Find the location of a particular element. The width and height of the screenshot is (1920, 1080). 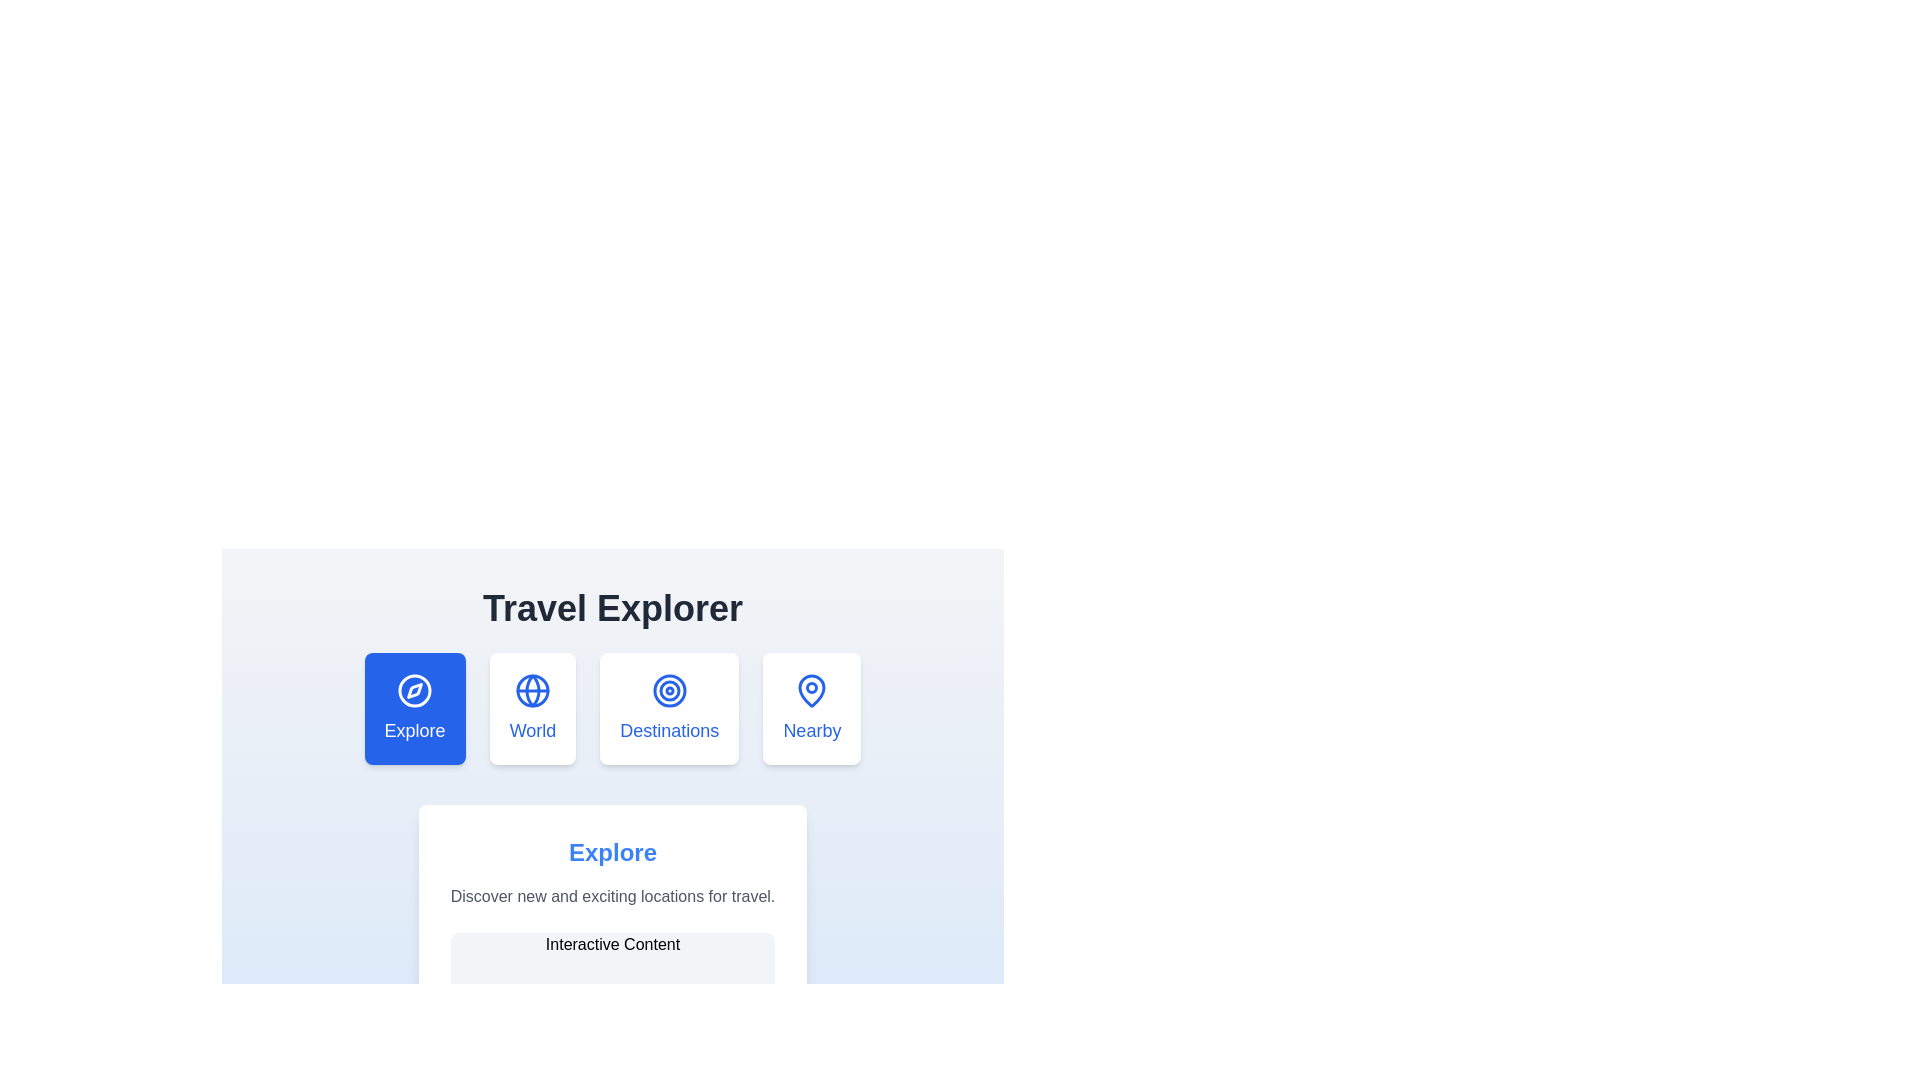

the tab labeled World to view its content is located at coordinates (532, 708).